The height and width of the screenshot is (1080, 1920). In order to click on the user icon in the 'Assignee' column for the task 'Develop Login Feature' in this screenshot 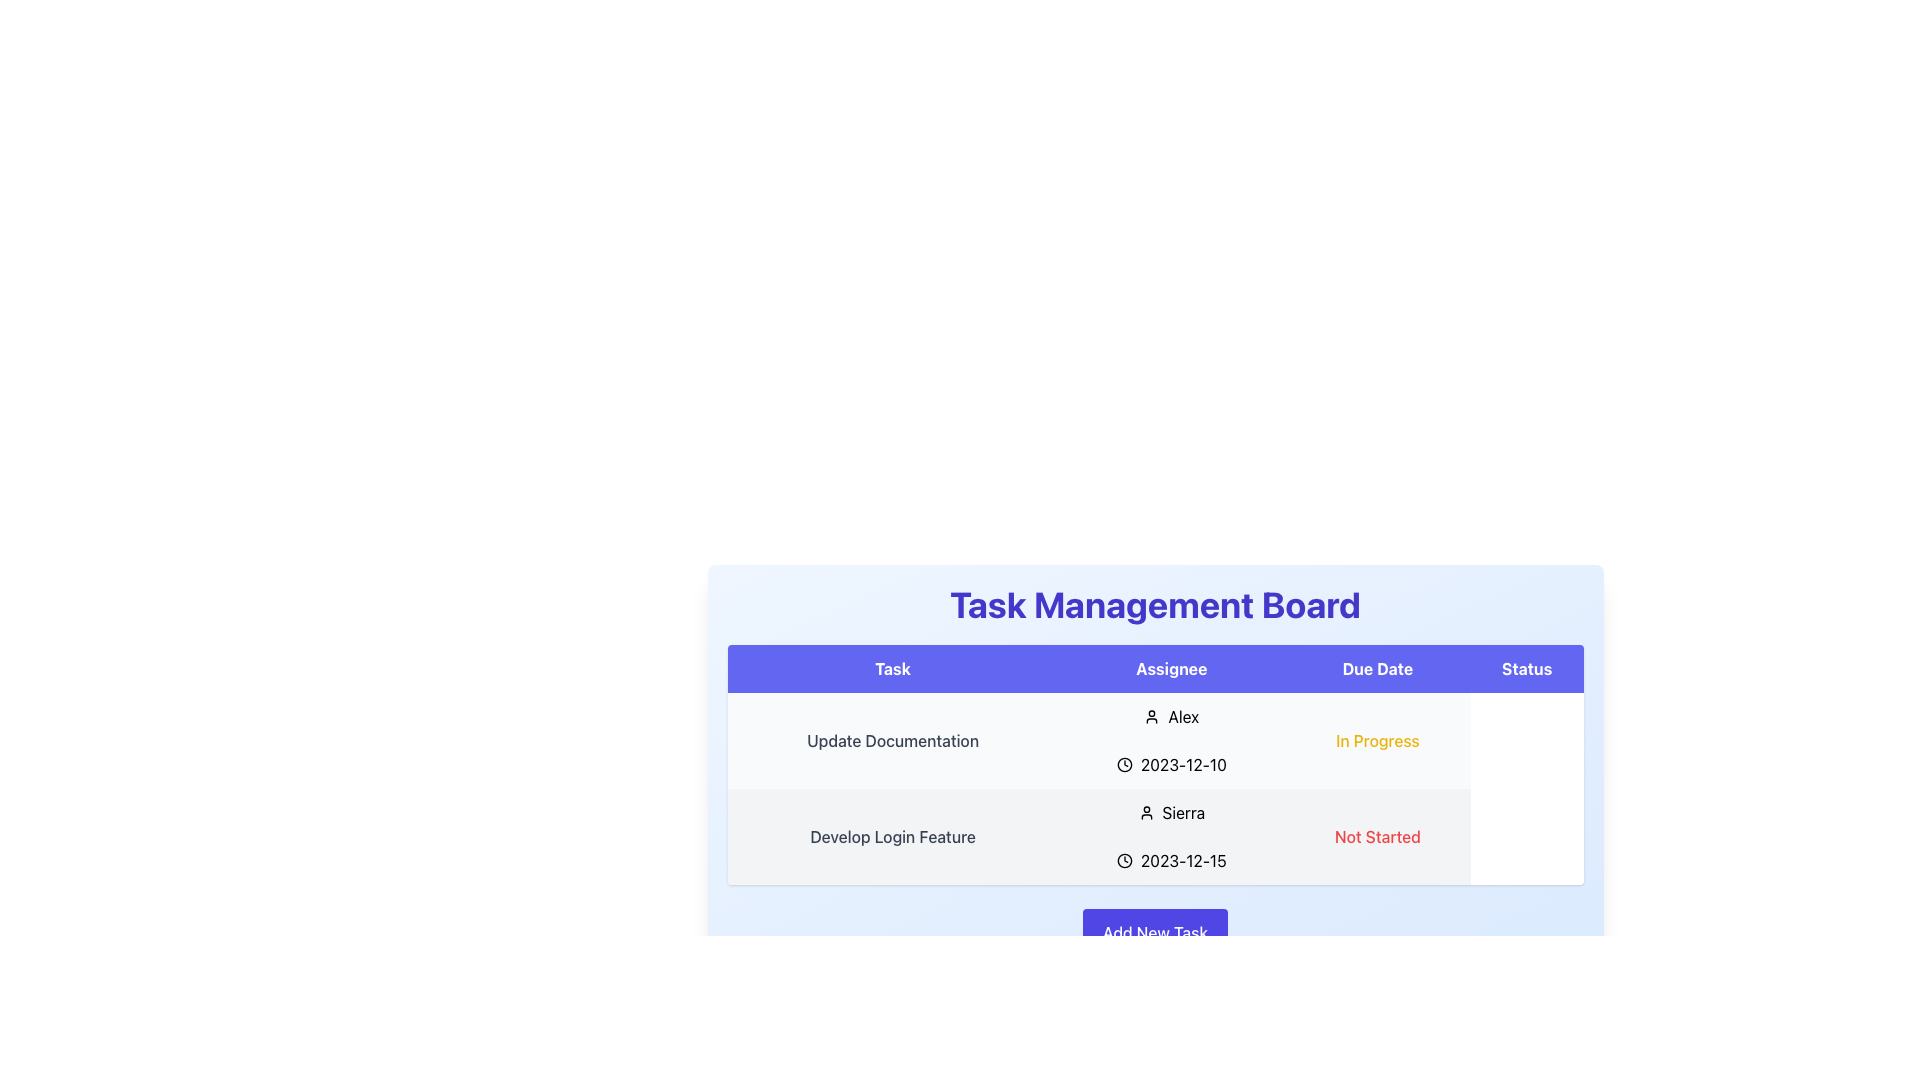, I will do `click(1146, 813)`.